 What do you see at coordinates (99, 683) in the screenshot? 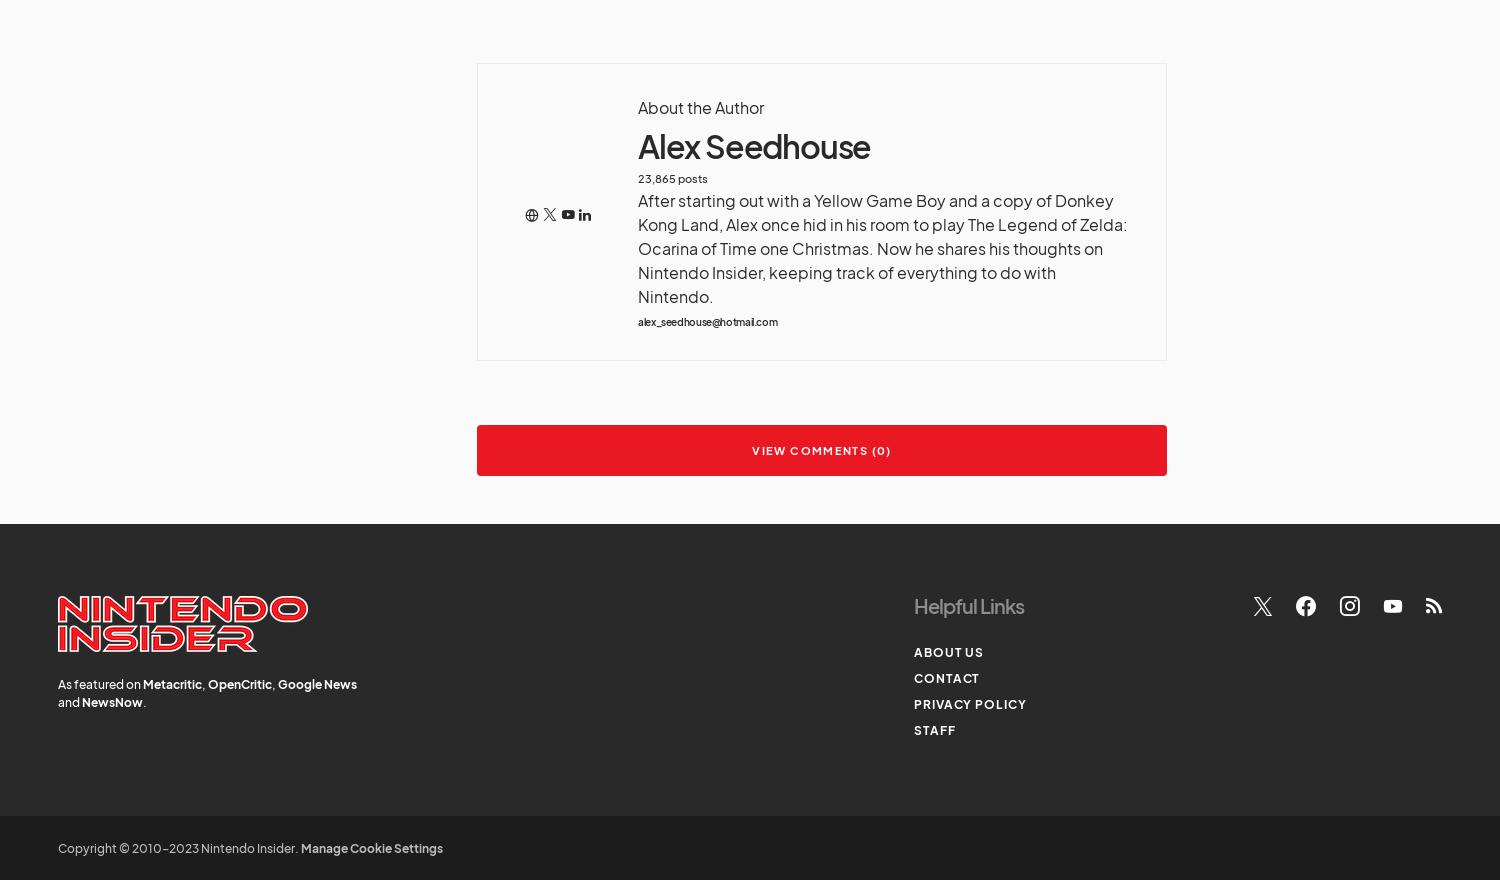
I see `'As featured on'` at bounding box center [99, 683].